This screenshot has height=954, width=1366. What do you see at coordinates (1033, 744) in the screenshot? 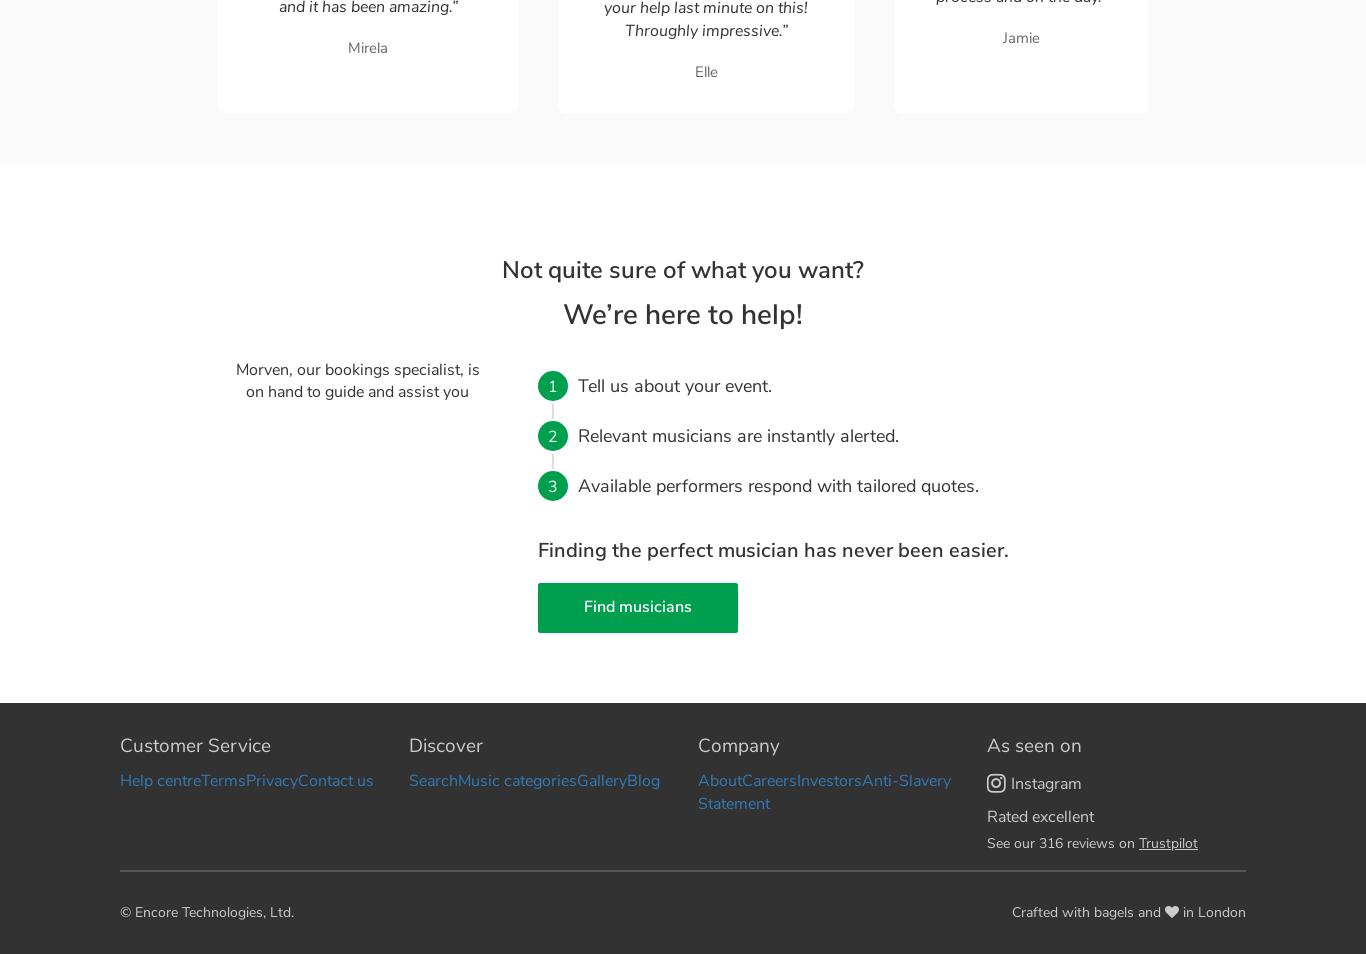
I see `'As seen on'` at bounding box center [1033, 744].